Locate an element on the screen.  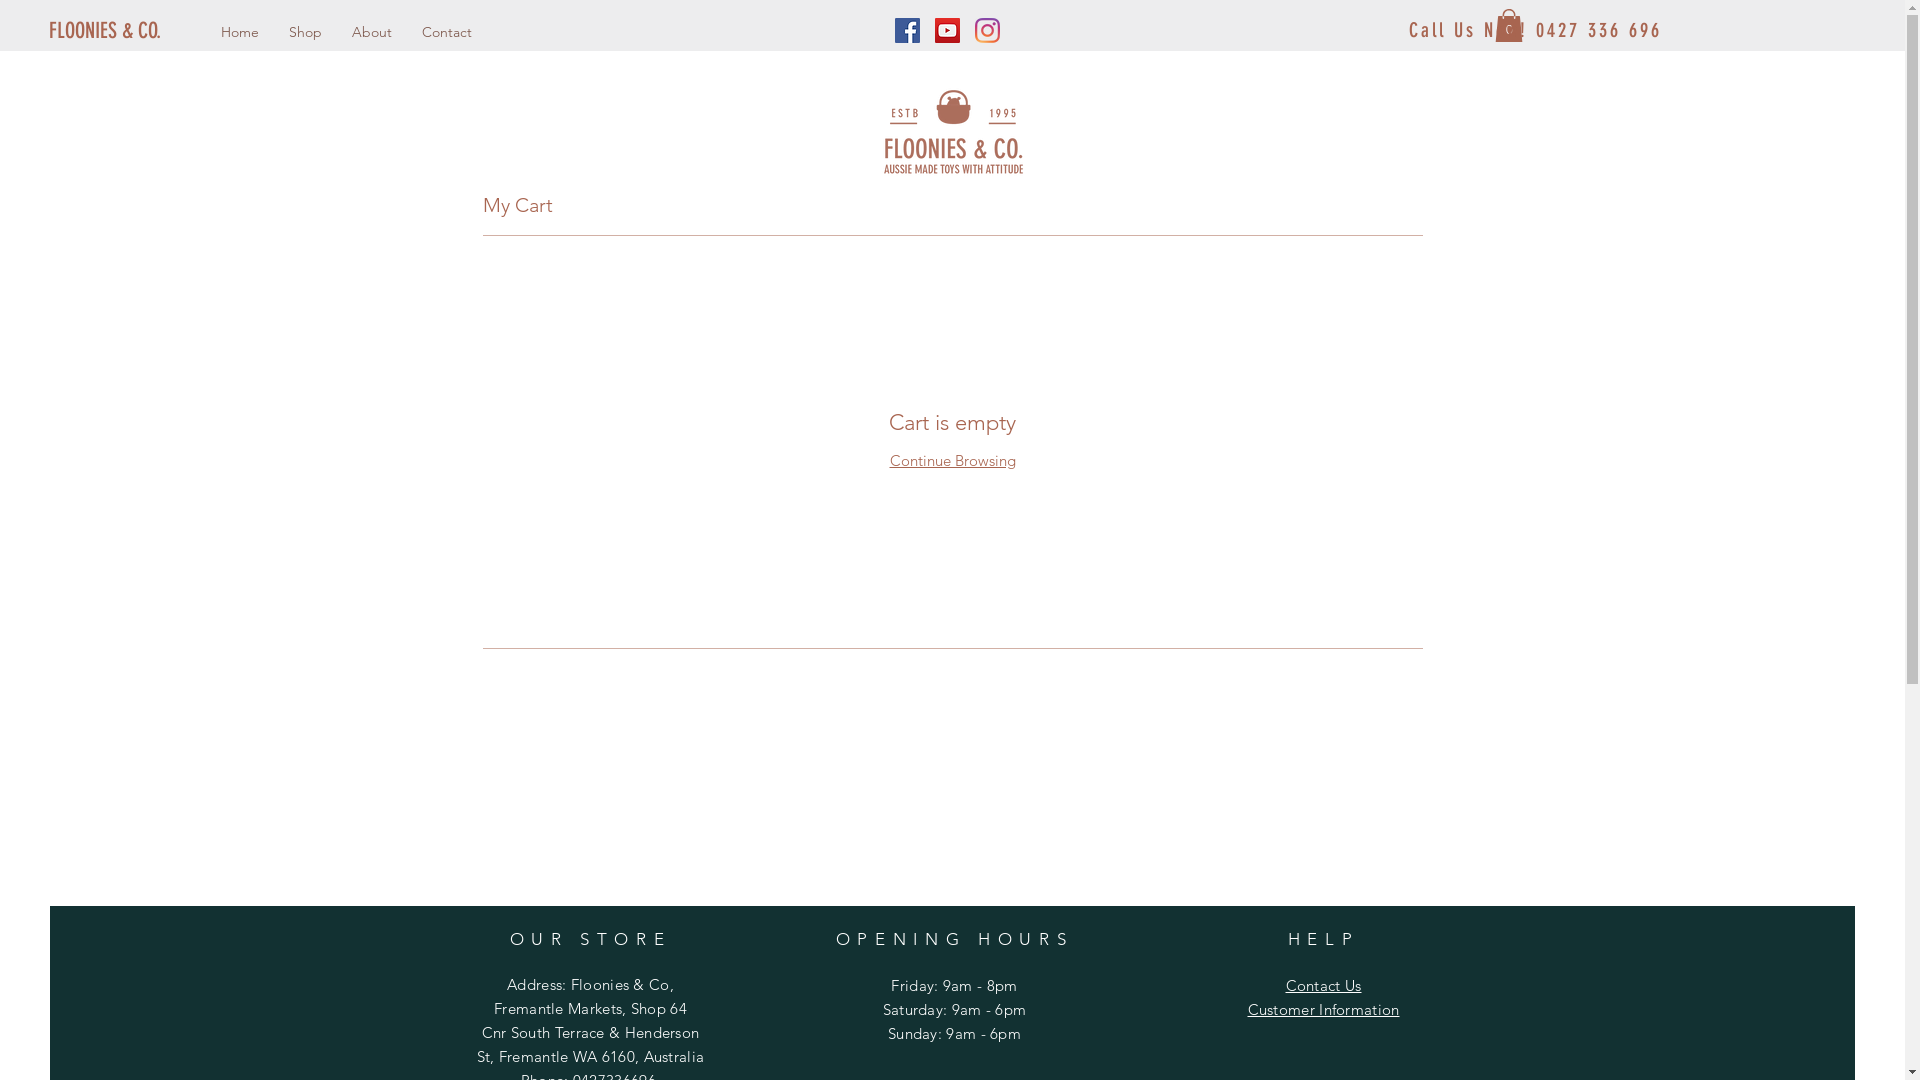
'Home' is located at coordinates (240, 31).